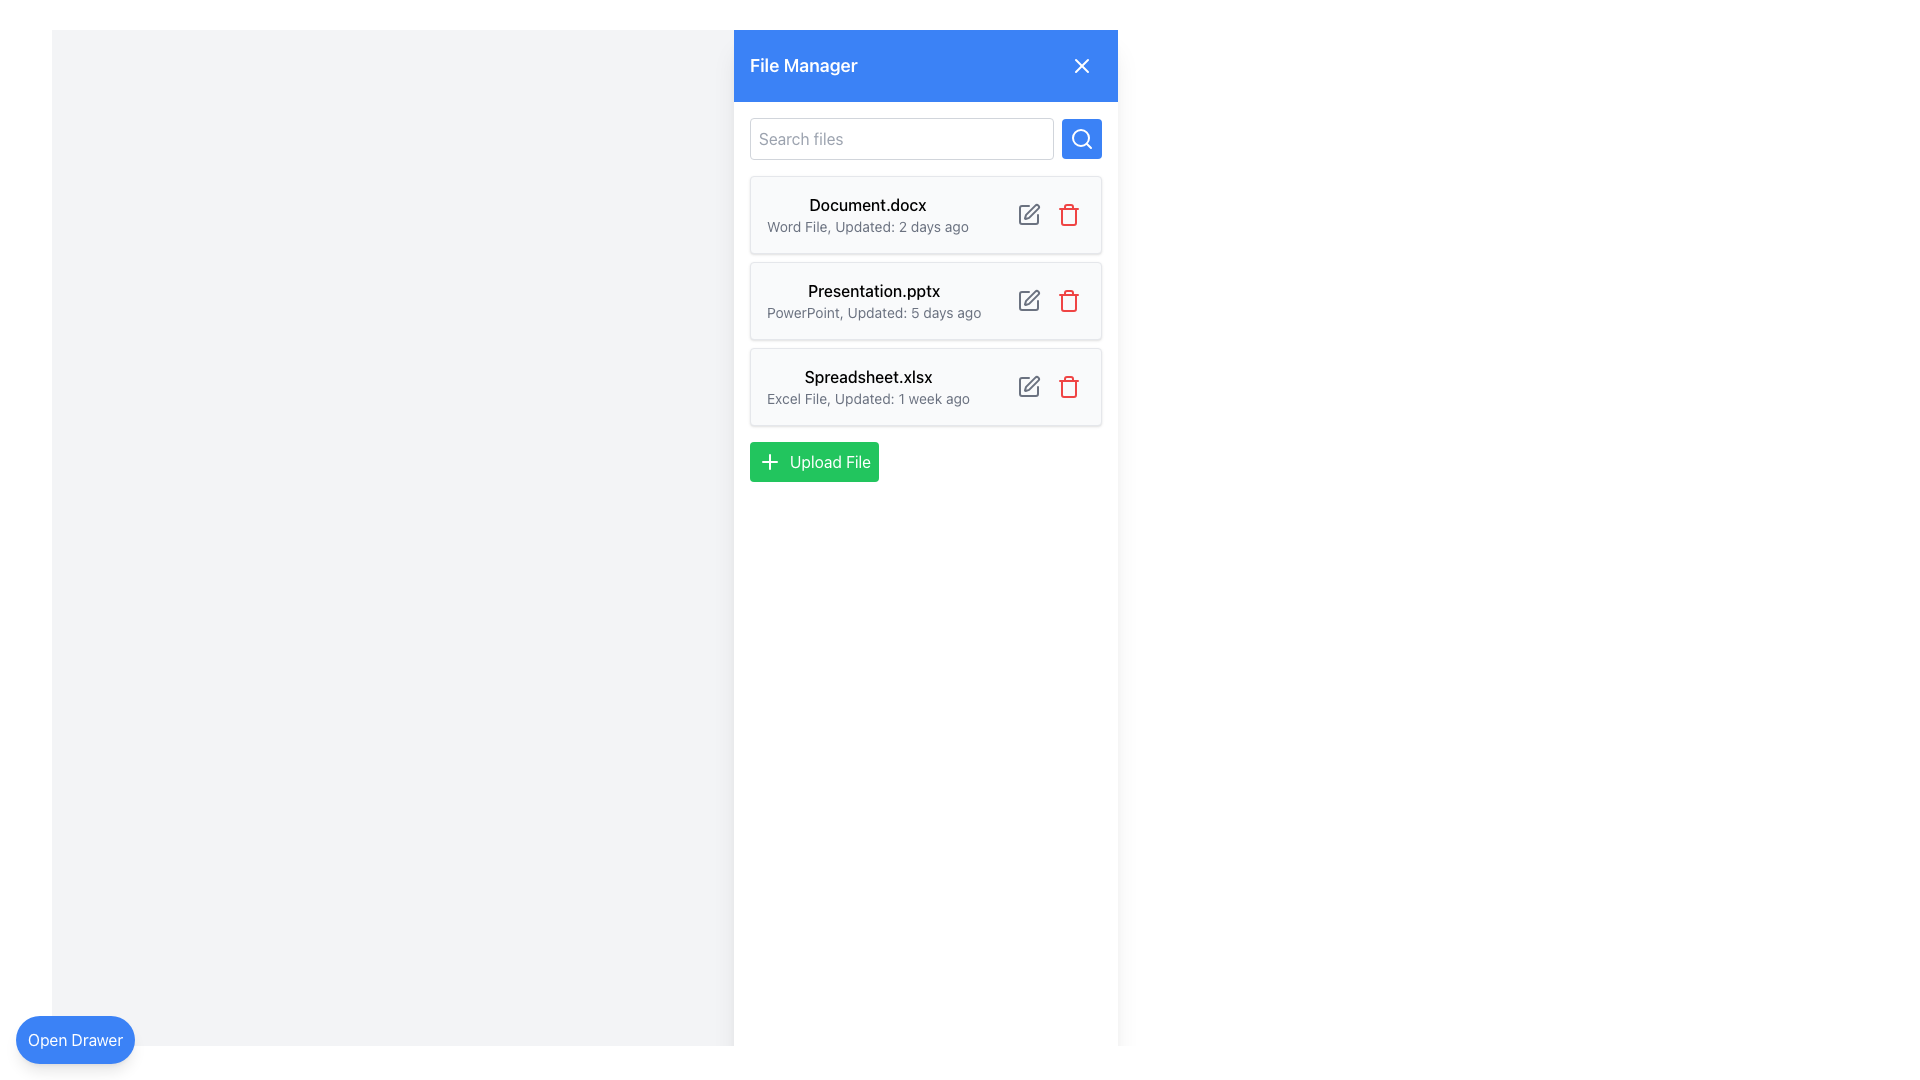 The width and height of the screenshot is (1920, 1080). What do you see at coordinates (1080, 64) in the screenshot?
I see `the diagonal cross icon in the upper-right corner of the blue header bar labeled 'File Manager'` at bounding box center [1080, 64].